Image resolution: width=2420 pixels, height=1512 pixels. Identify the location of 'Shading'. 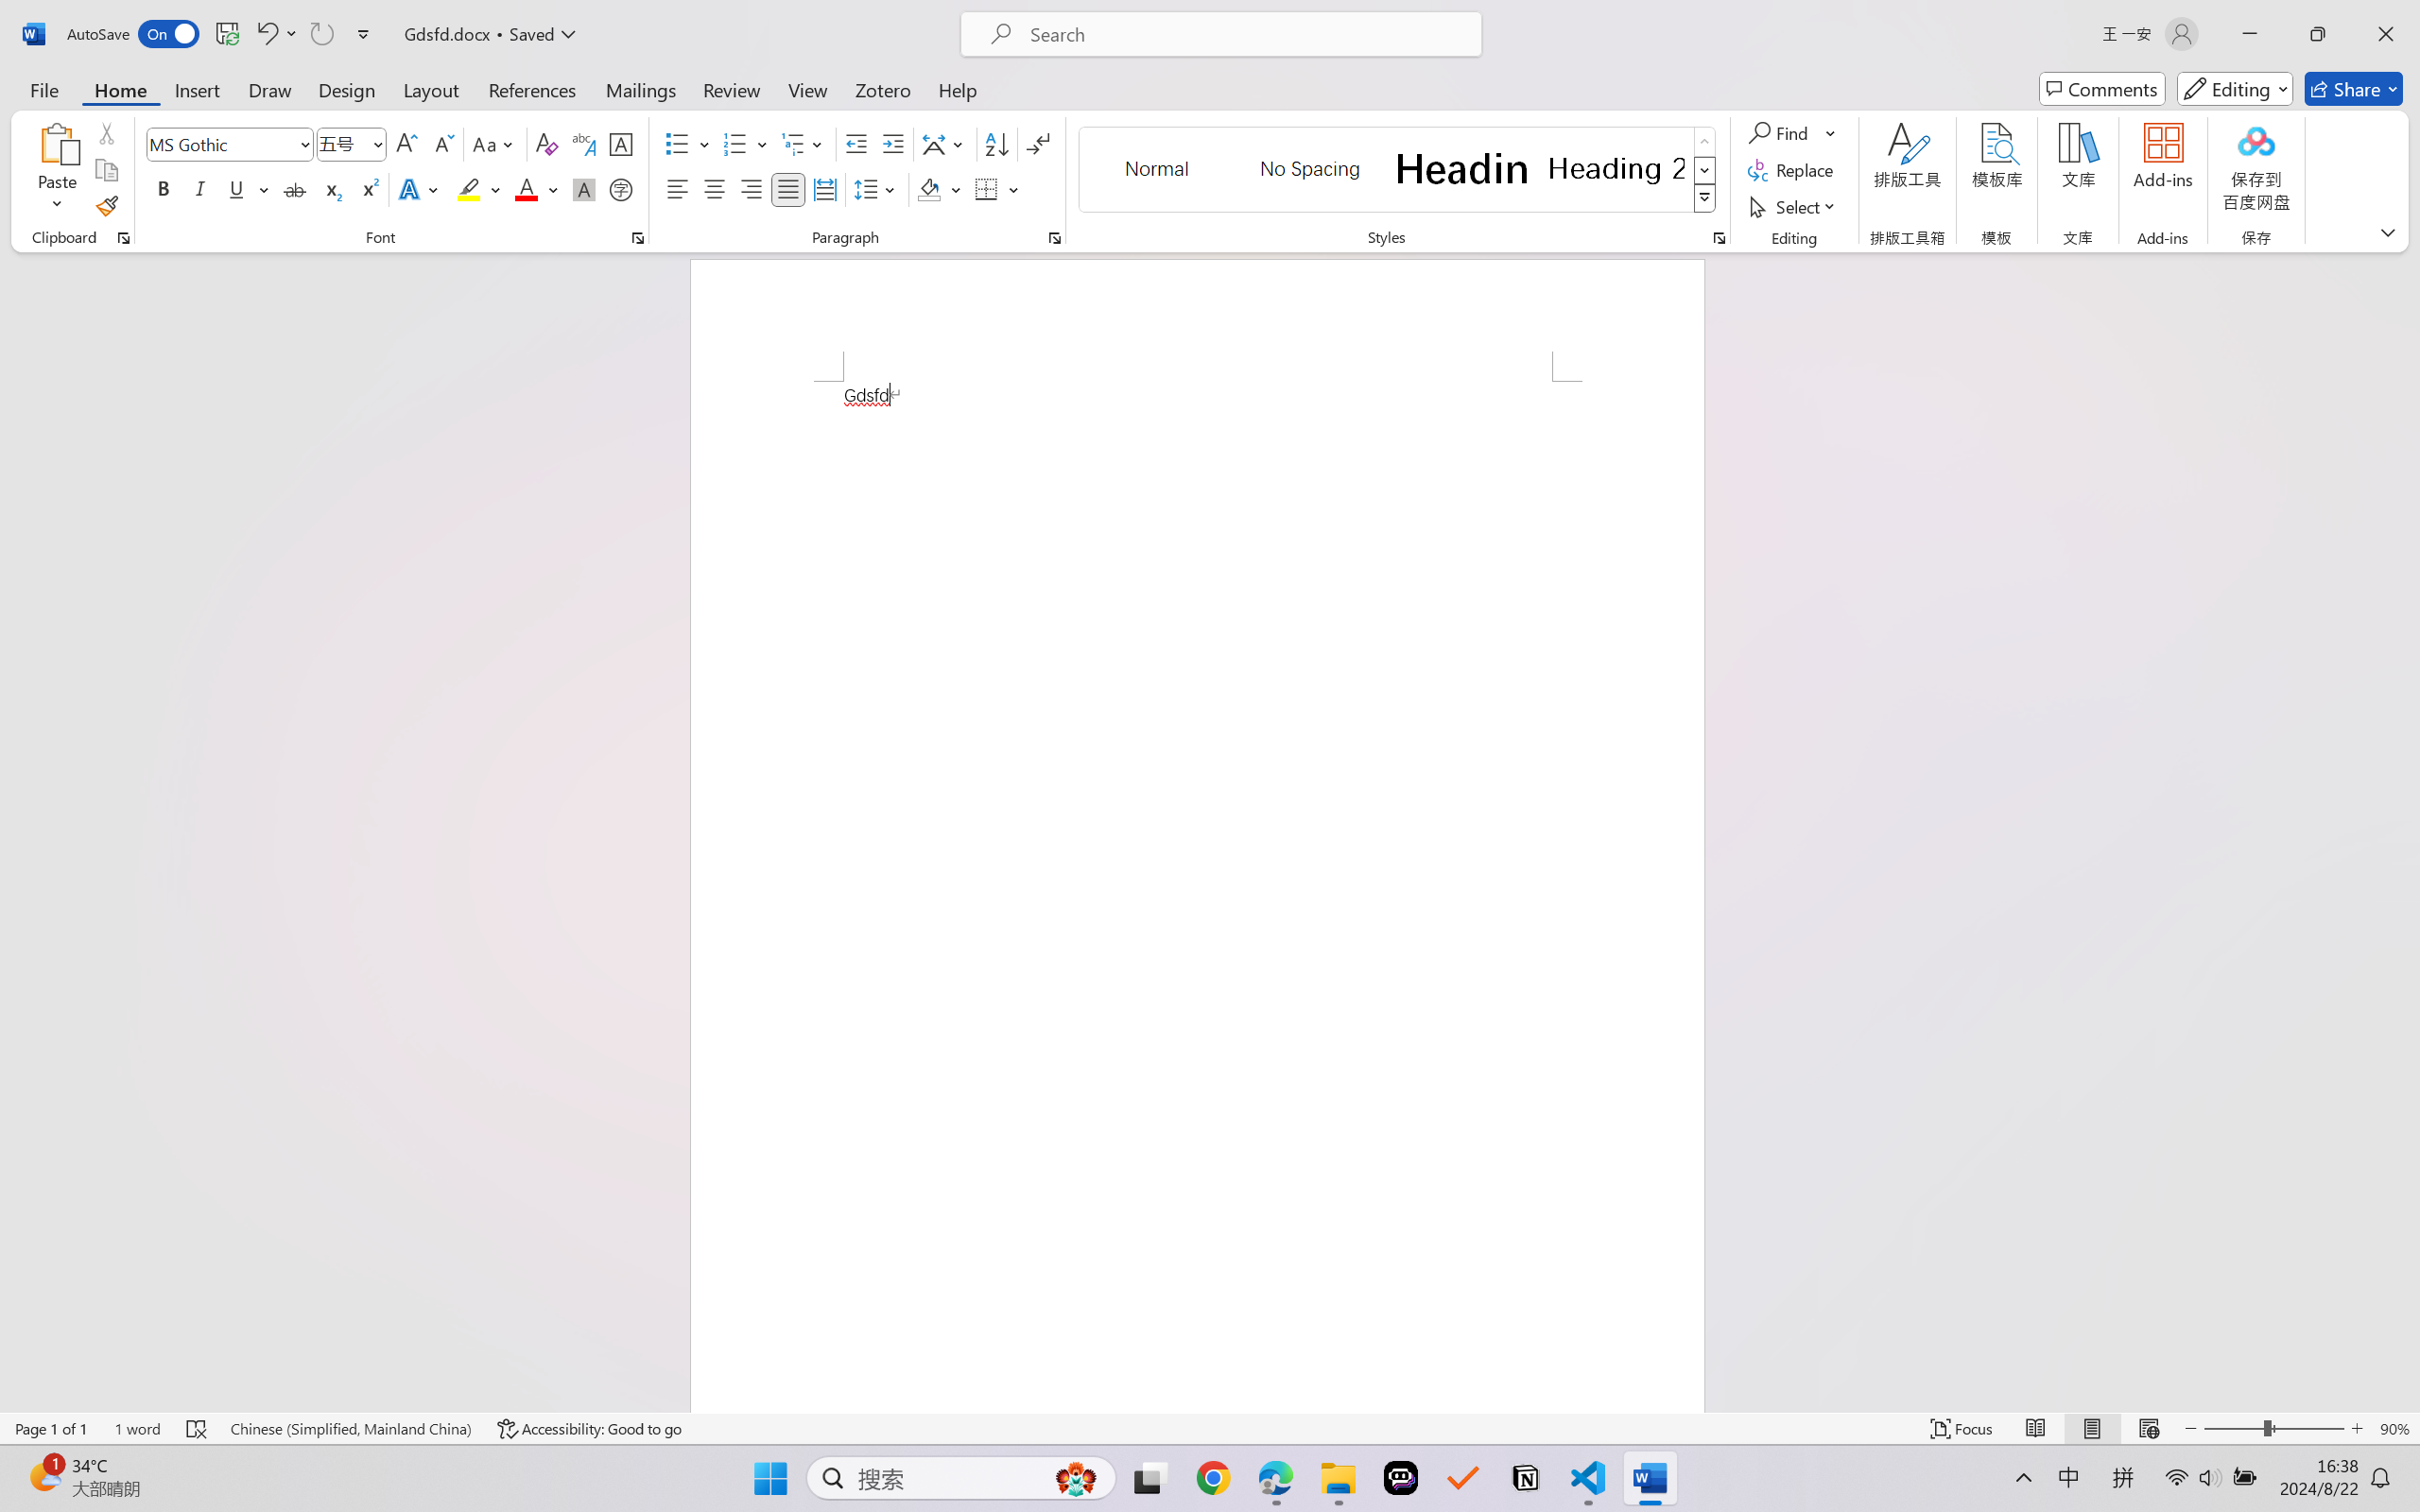
(939, 188).